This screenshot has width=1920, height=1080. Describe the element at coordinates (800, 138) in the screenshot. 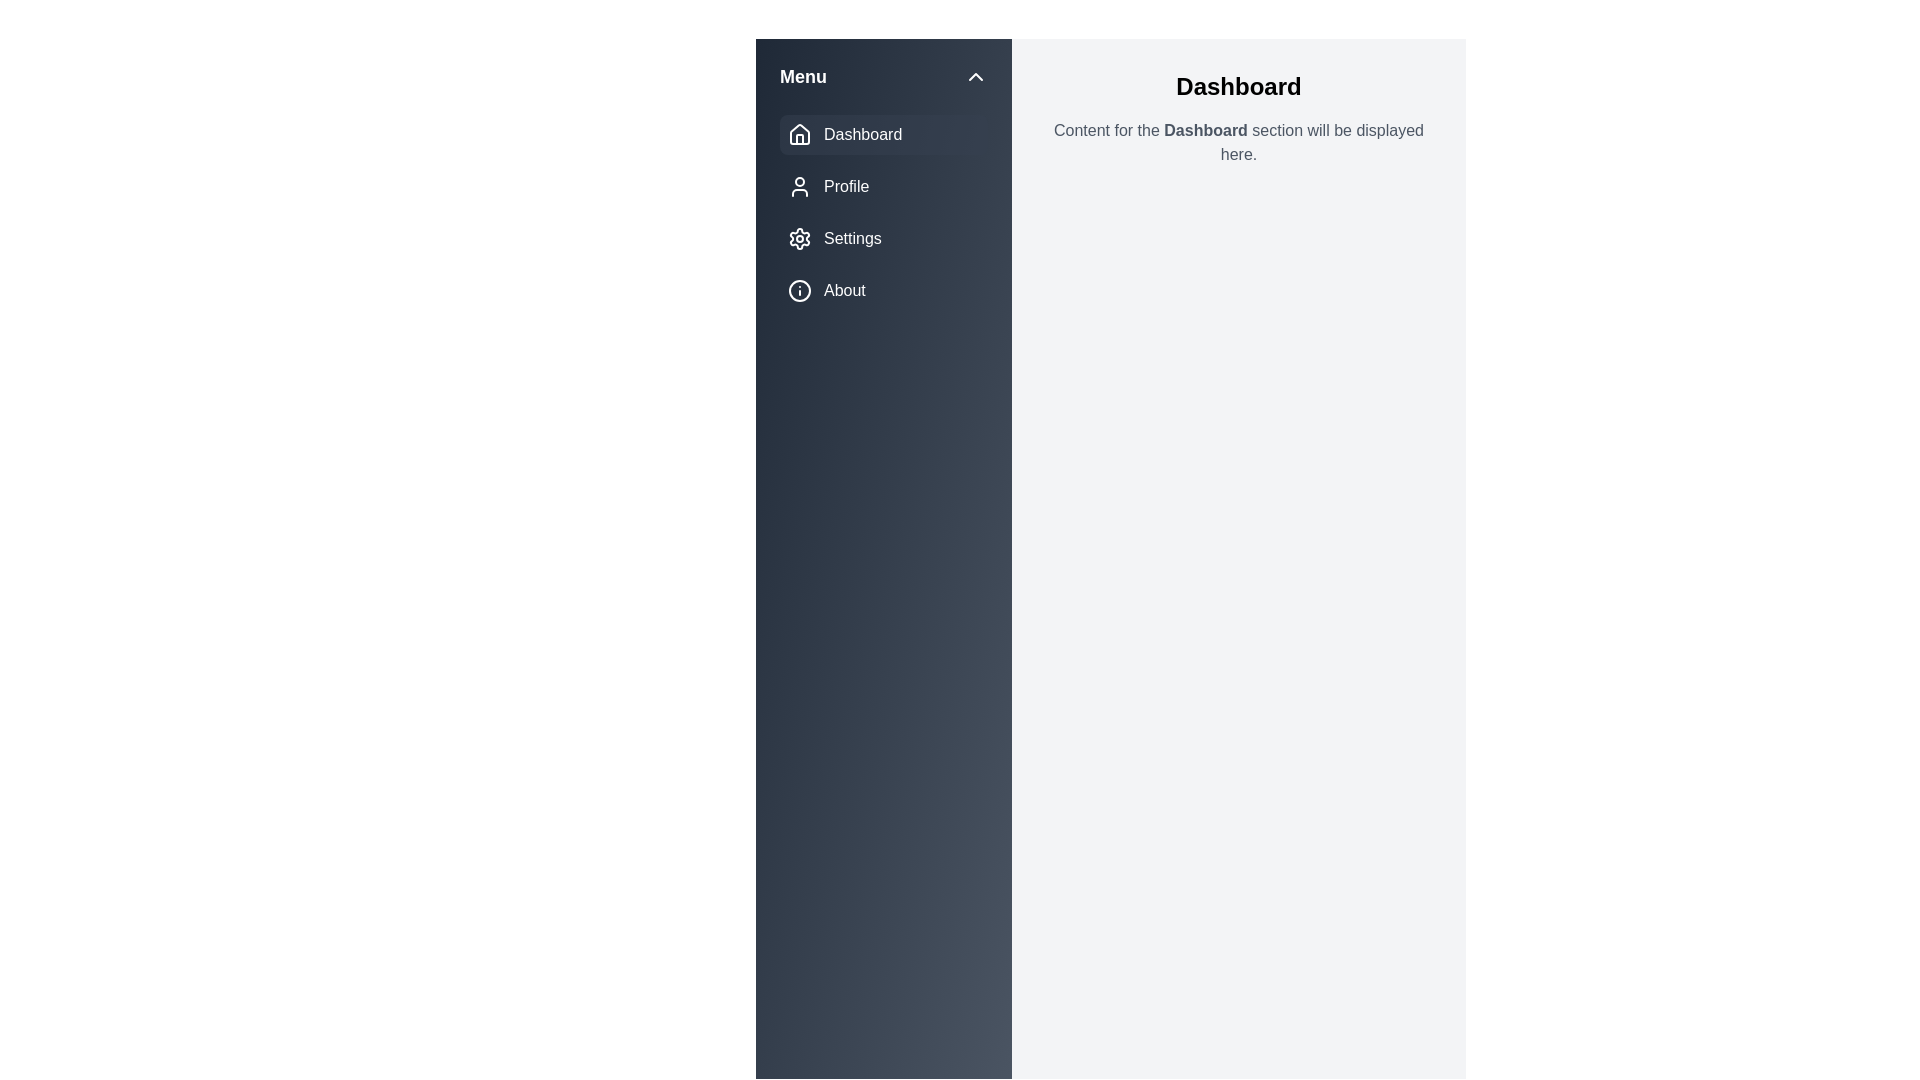

I see `the decorative graphic element that represents a door within the home-shaped icon preceding the 'Dashboard' menu entry` at that location.